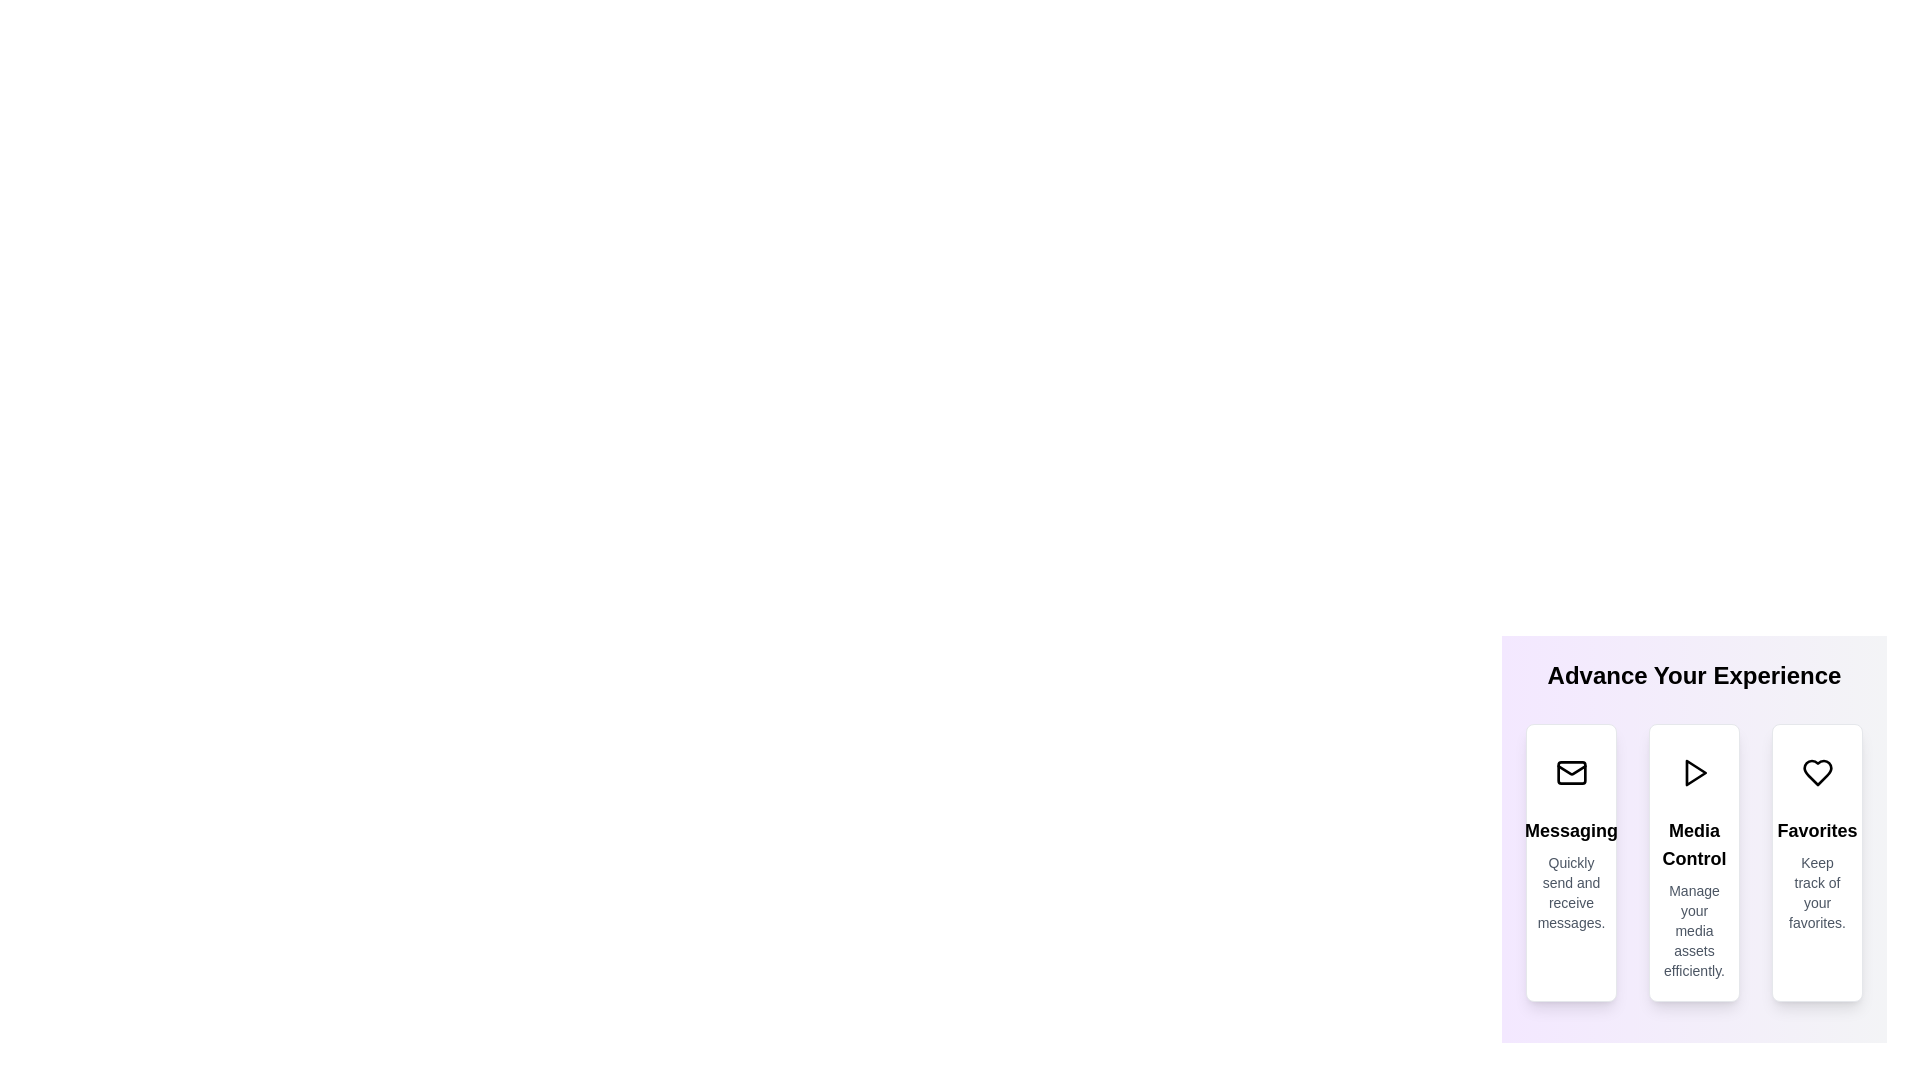  What do you see at coordinates (1570, 771) in the screenshot?
I see `the mail icon, which is a simple line art depiction of an envelope located above the 'Messaging' label within a card layout` at bounding box center [1570, 771].